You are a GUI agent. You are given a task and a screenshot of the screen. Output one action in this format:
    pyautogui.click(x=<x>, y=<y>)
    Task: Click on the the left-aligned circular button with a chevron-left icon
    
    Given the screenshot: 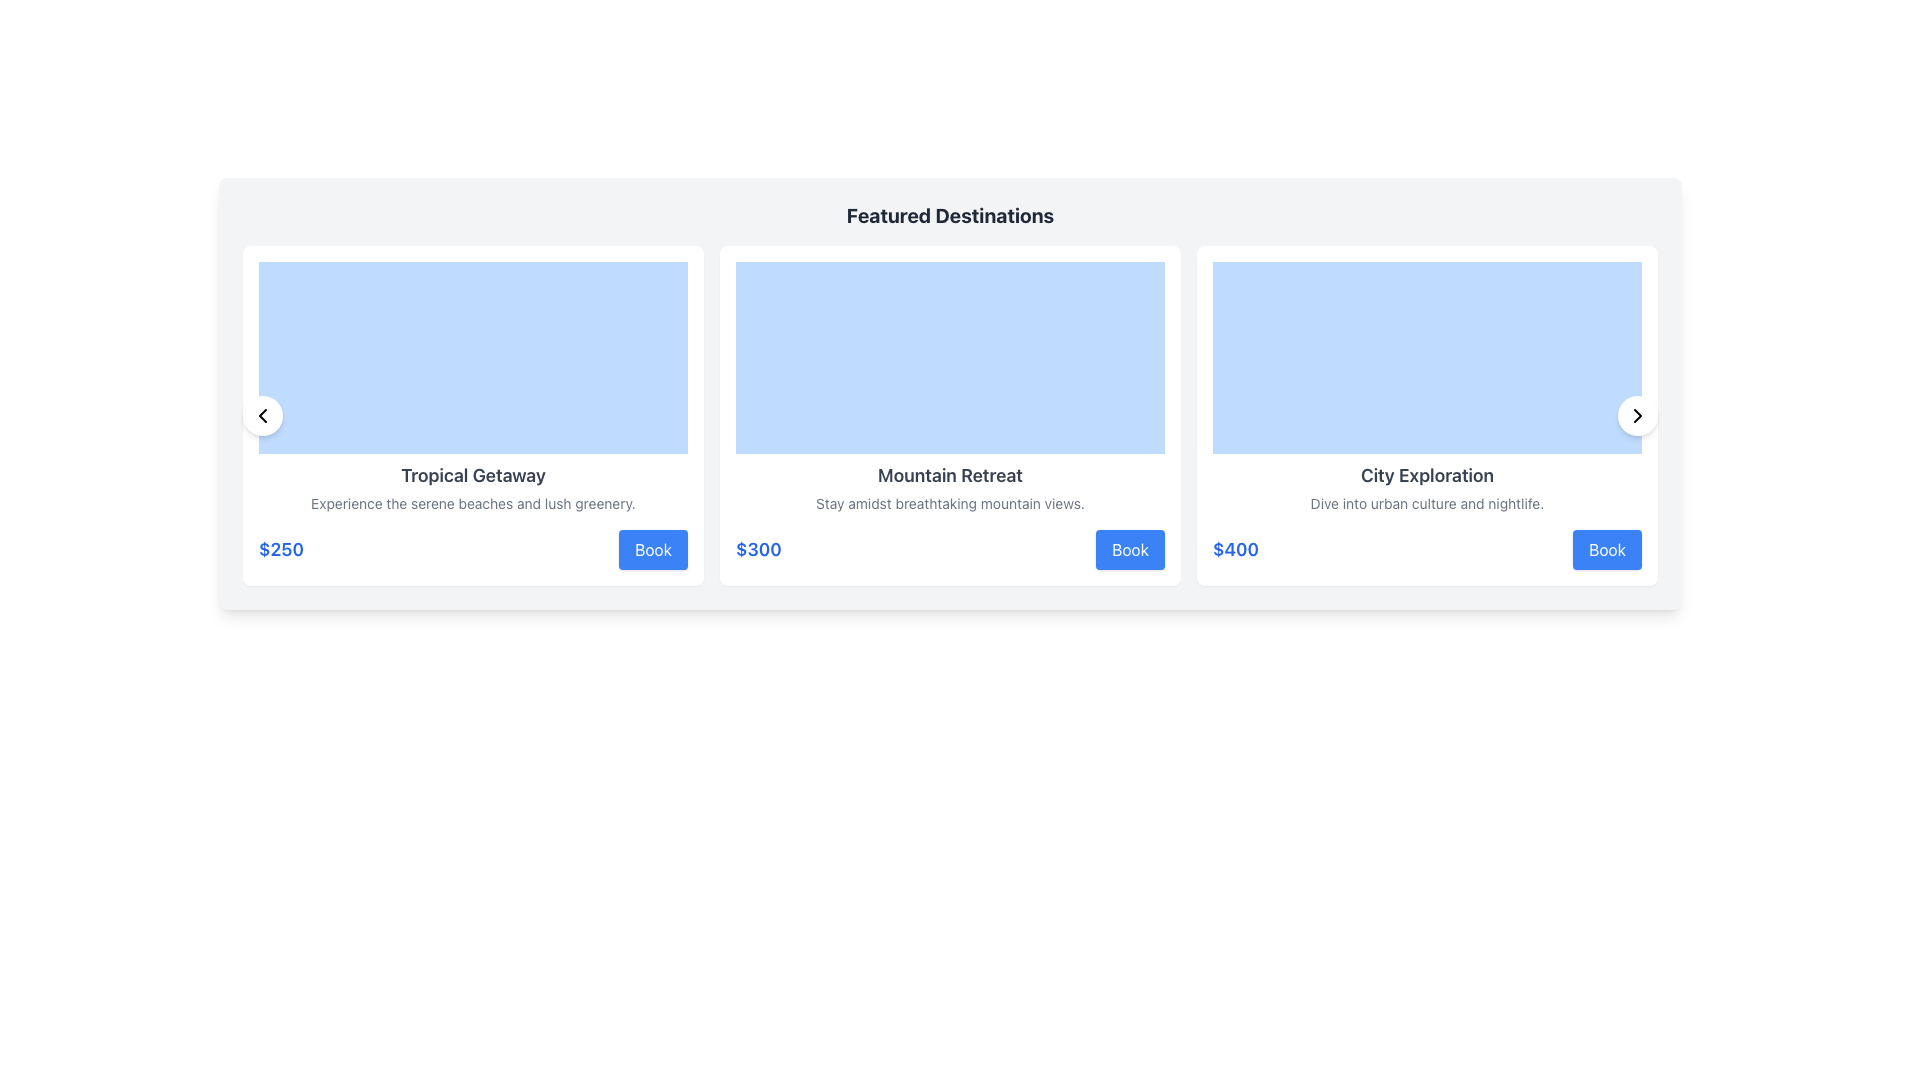 What is the action you would take?
    pyautogui.click(x=262, y=415)
    